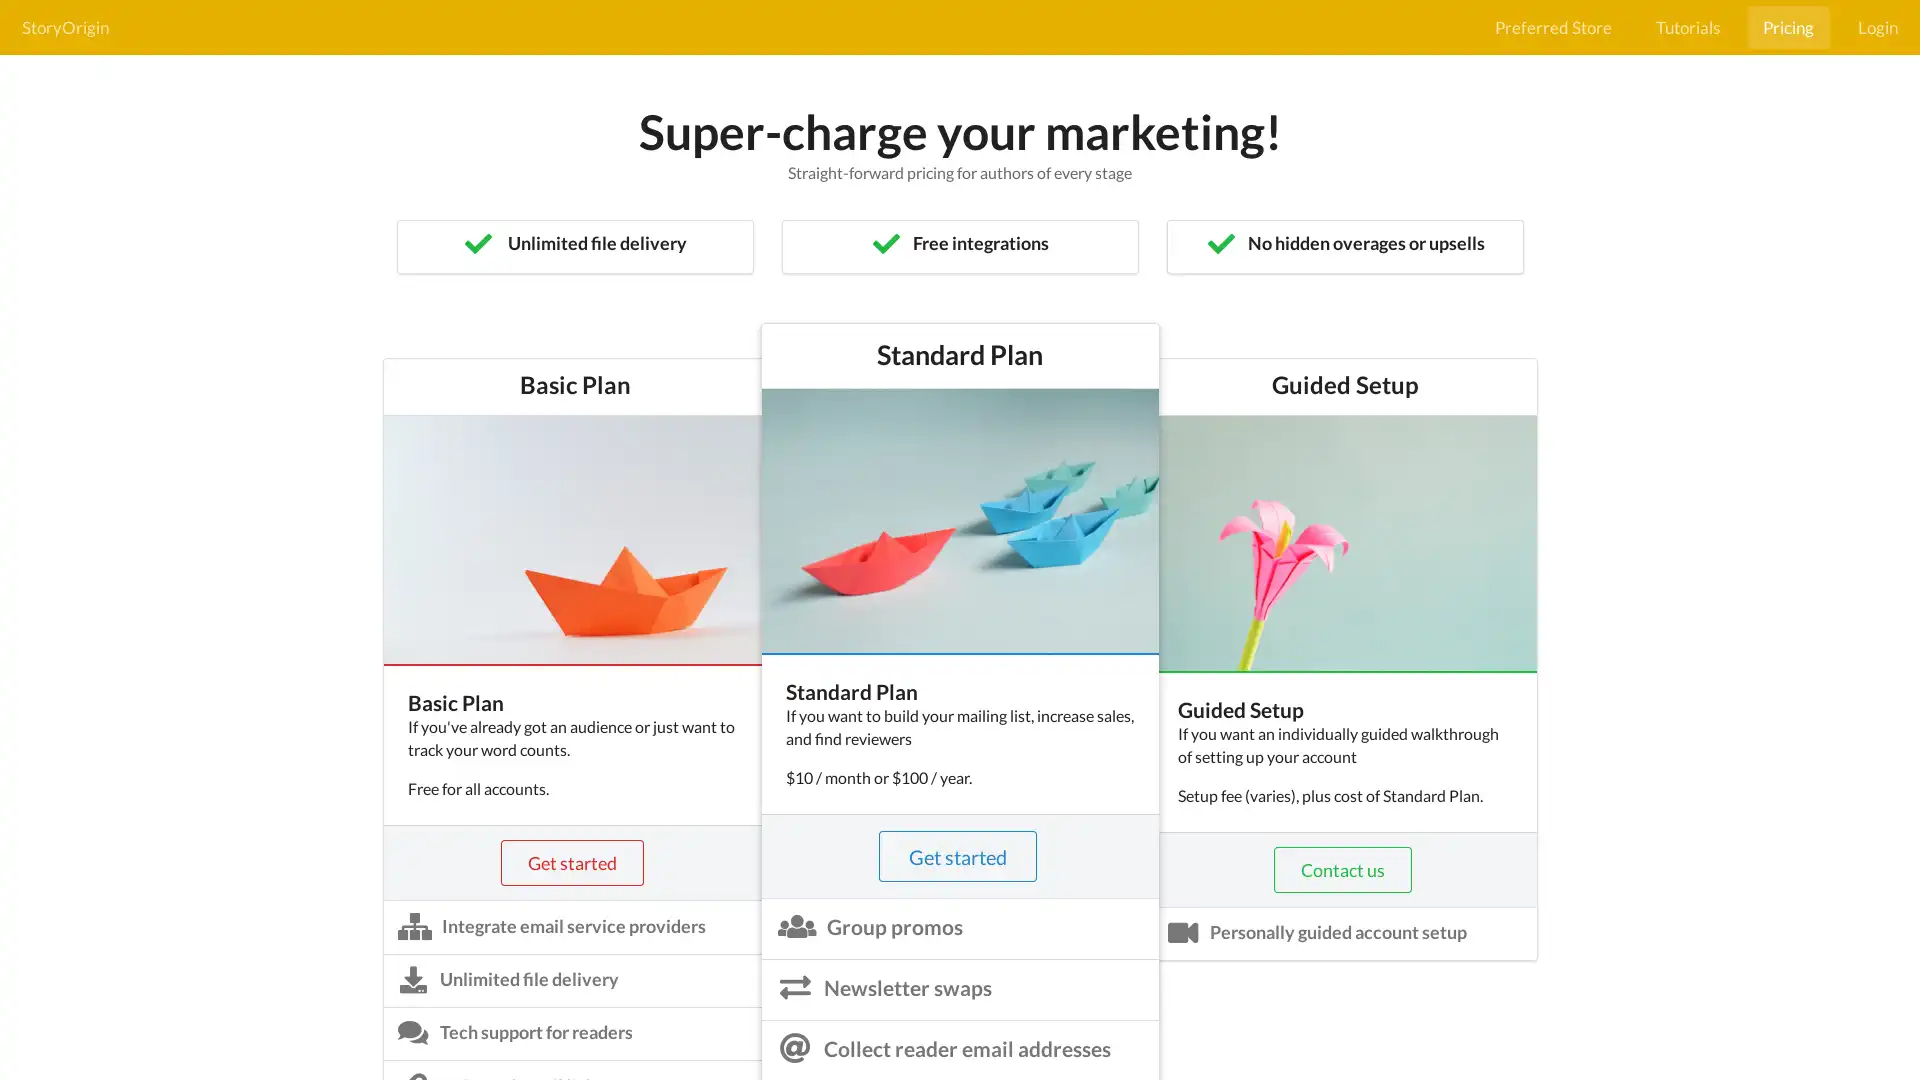  I want to click on Get started, so click(955, 855).